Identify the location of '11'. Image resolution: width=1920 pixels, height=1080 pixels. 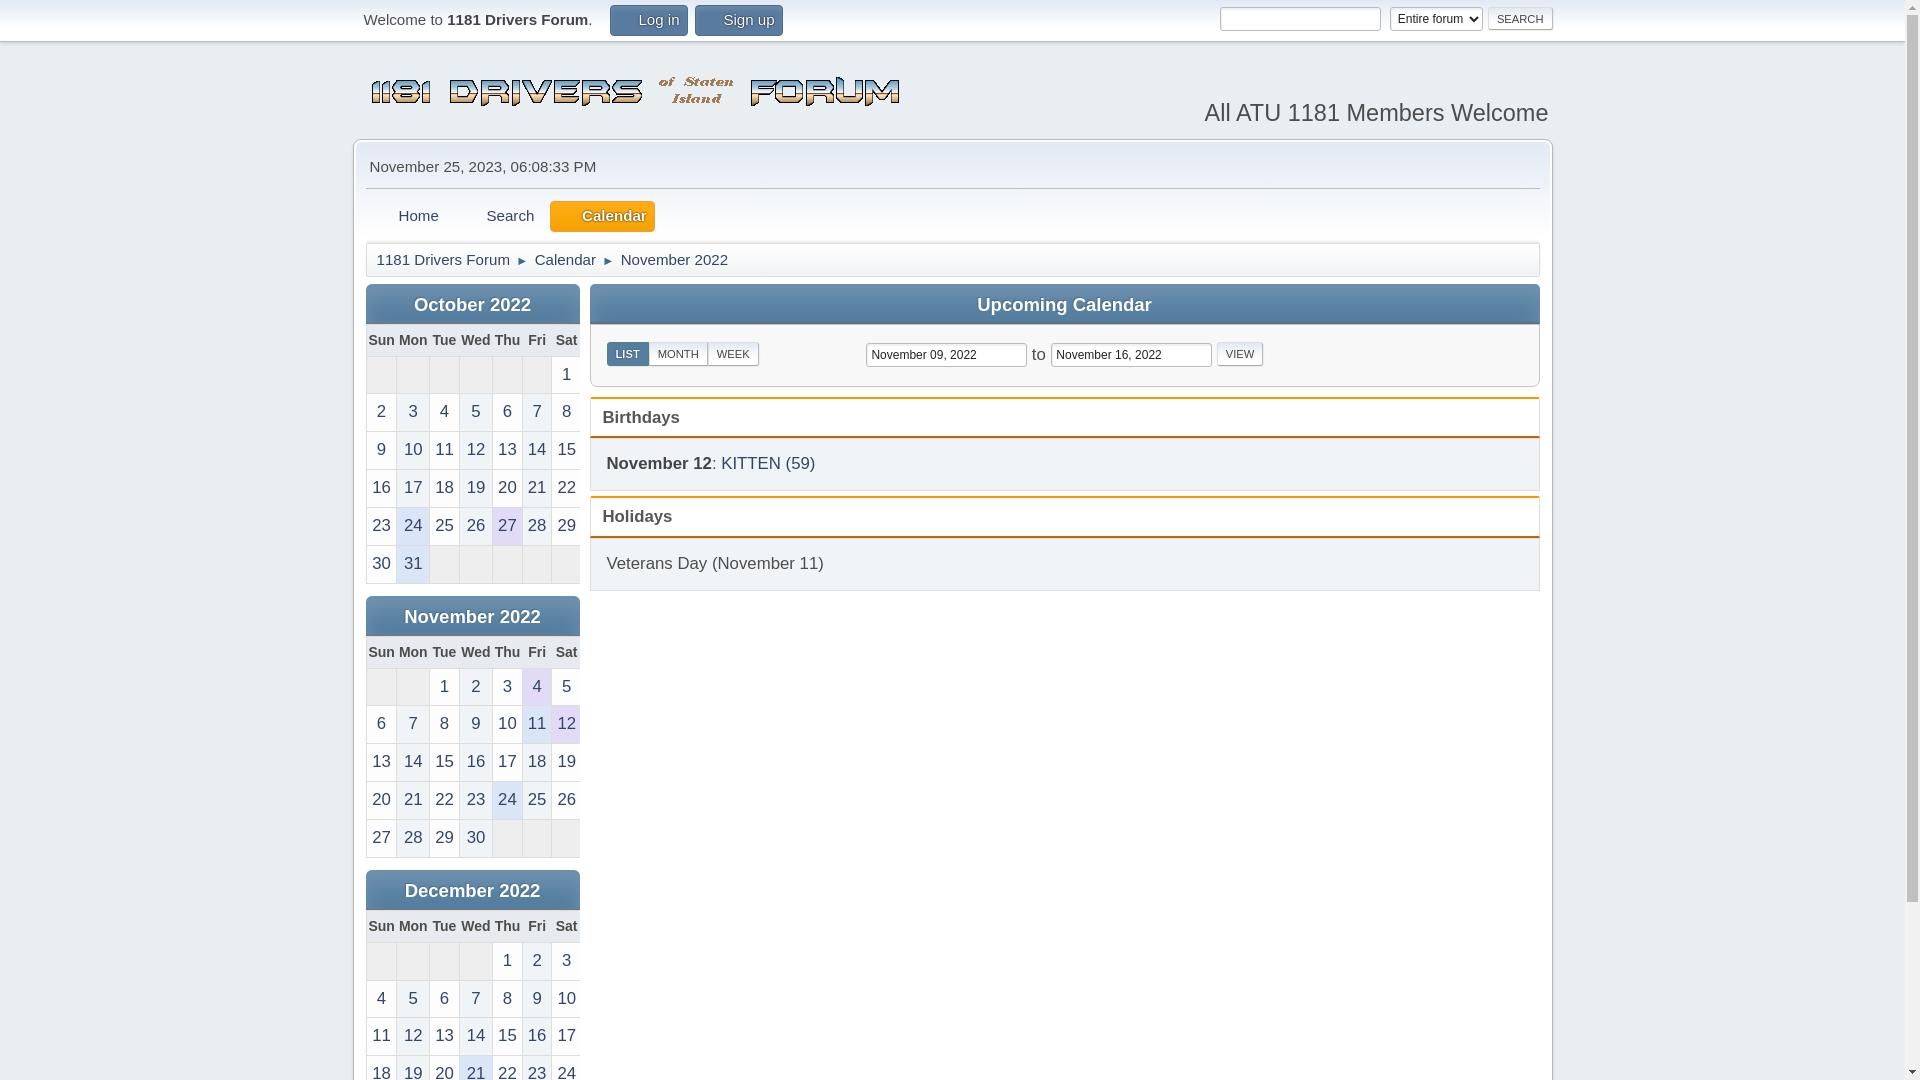
(380, 1035).